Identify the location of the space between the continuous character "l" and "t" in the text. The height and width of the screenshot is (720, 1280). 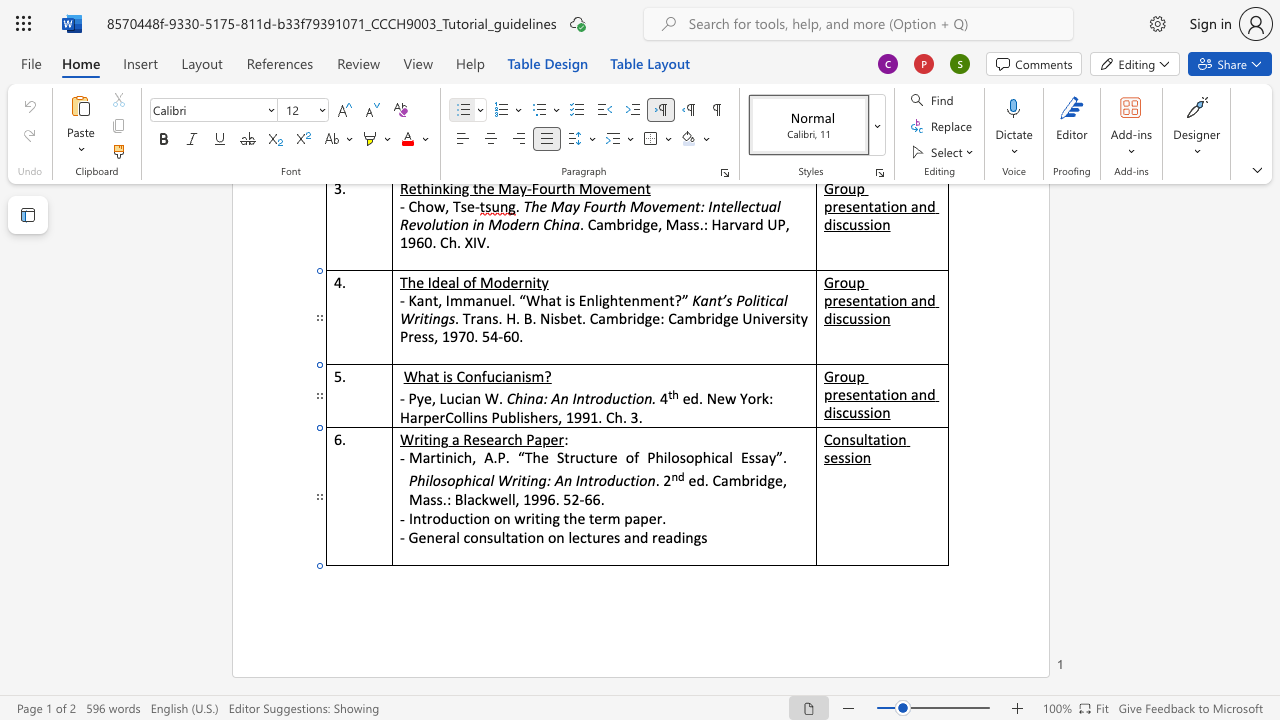
(505, 536).